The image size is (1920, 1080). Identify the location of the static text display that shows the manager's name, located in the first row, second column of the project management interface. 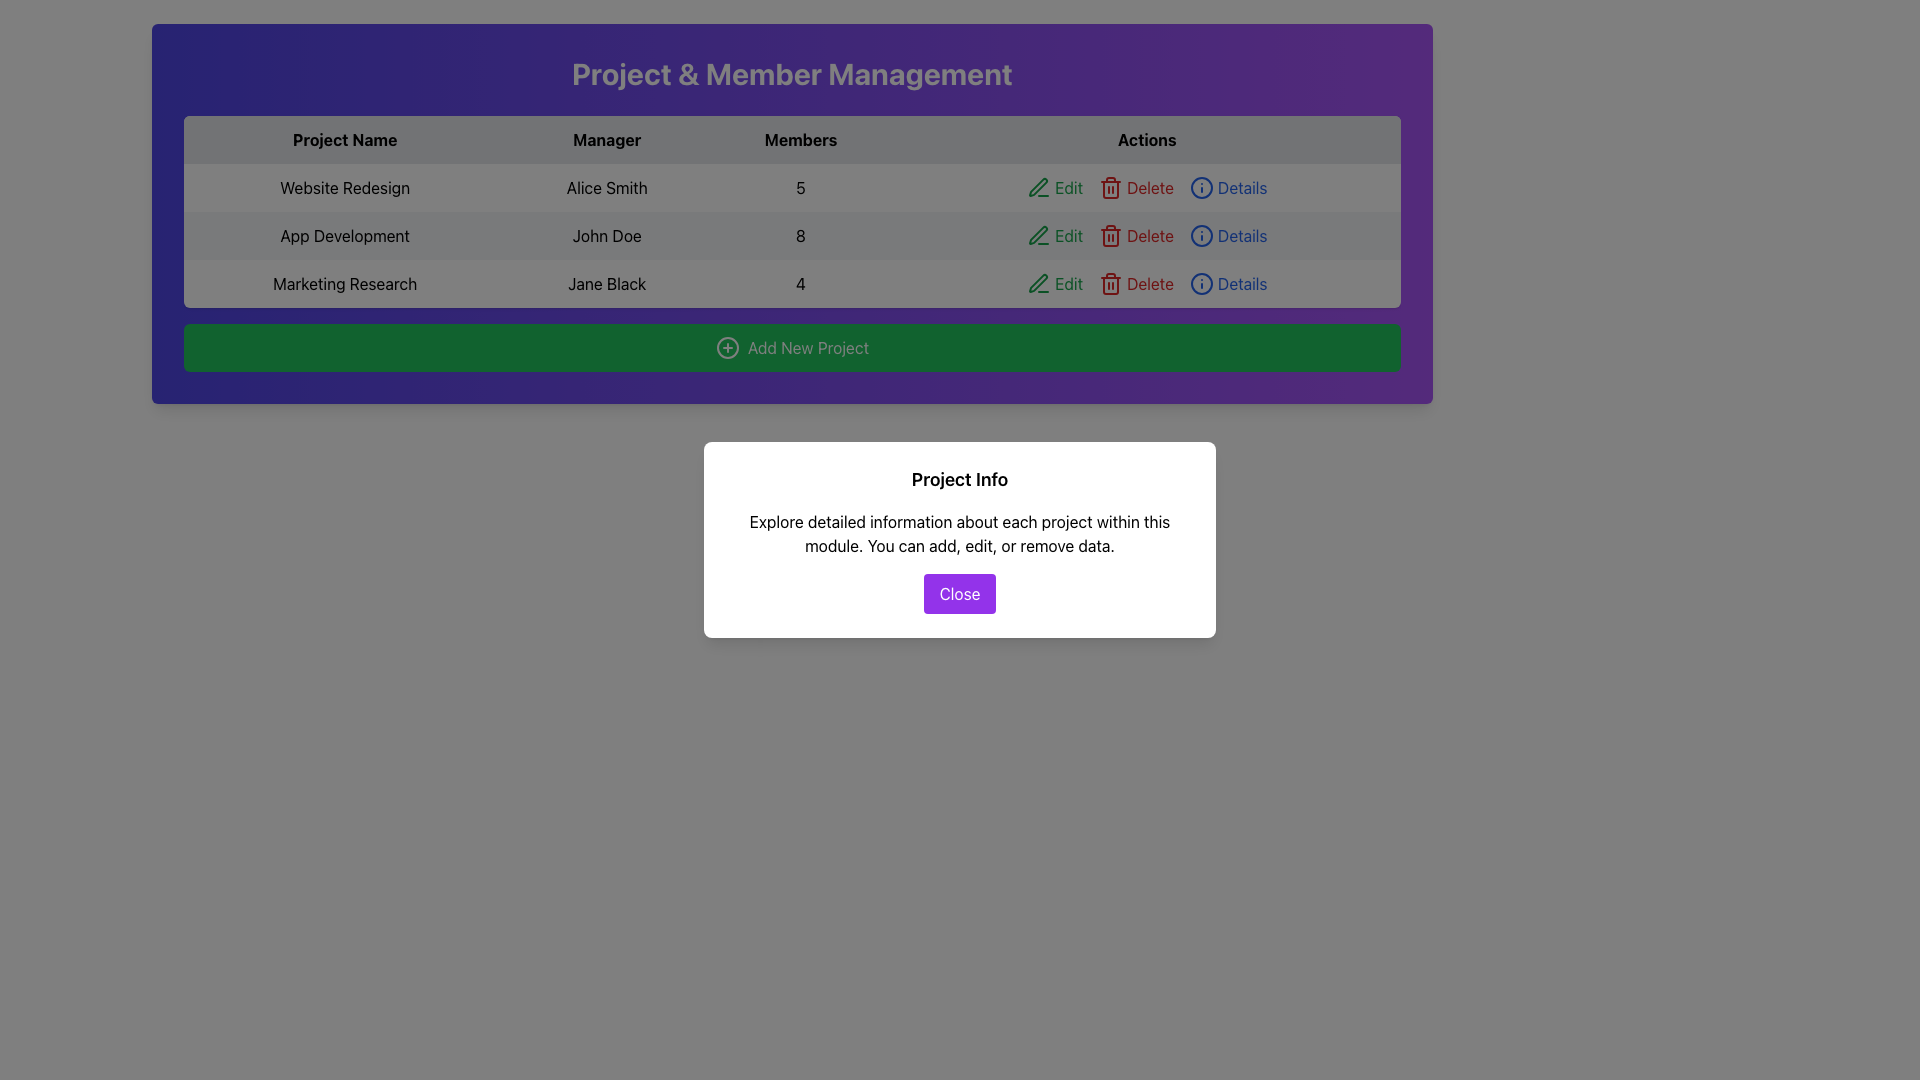
(606, 188).